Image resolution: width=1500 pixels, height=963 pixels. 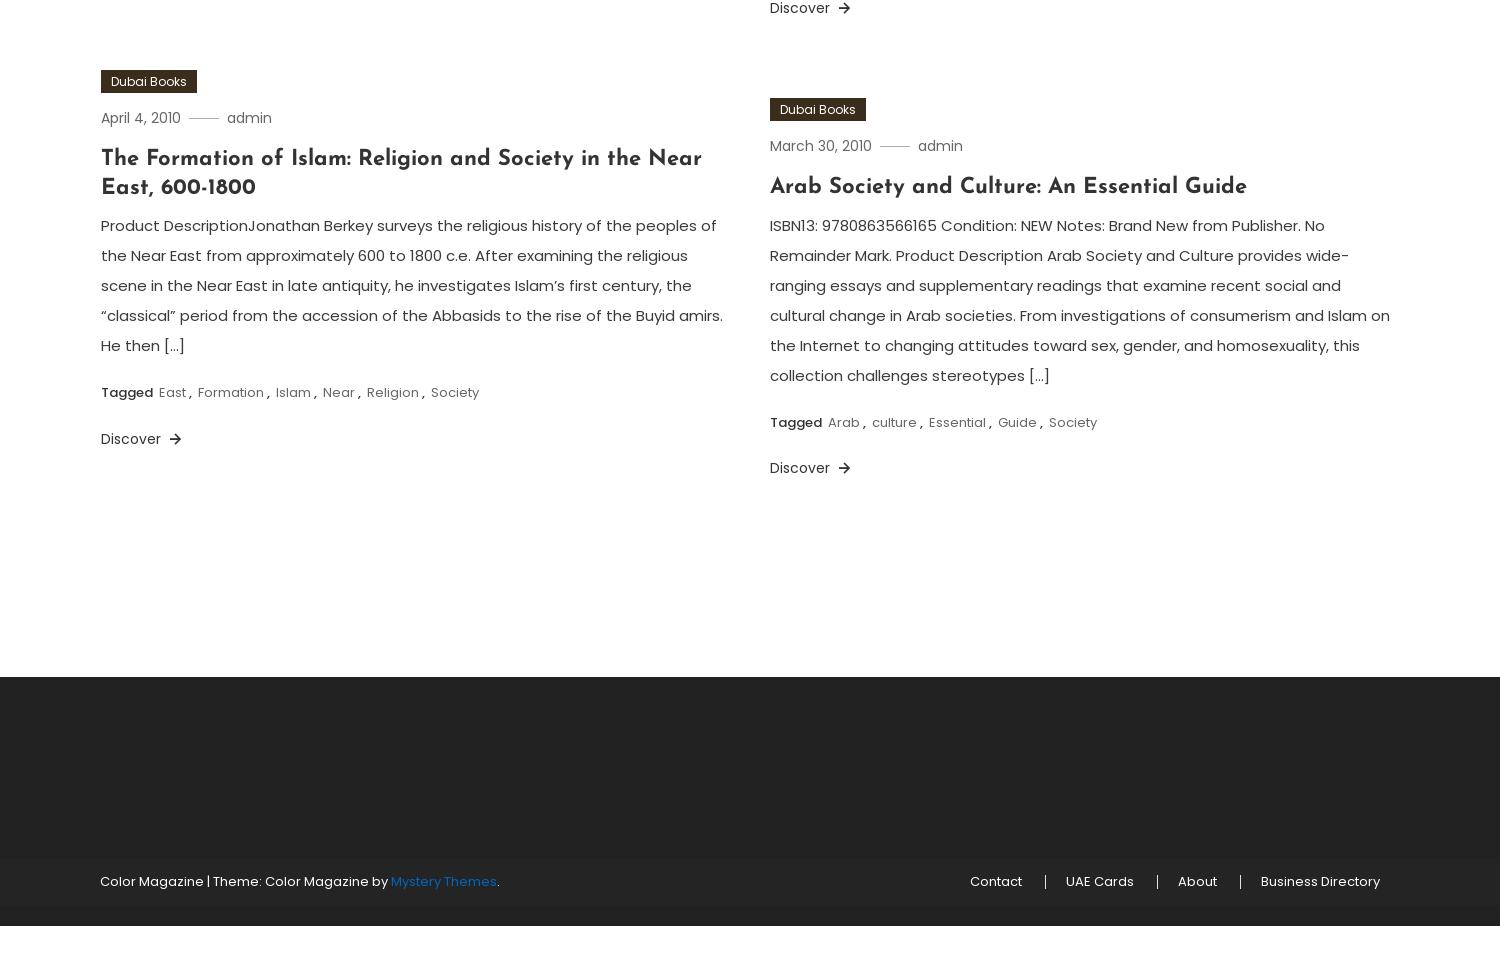 I want to click on 'Near', so click(x=338, y=391).